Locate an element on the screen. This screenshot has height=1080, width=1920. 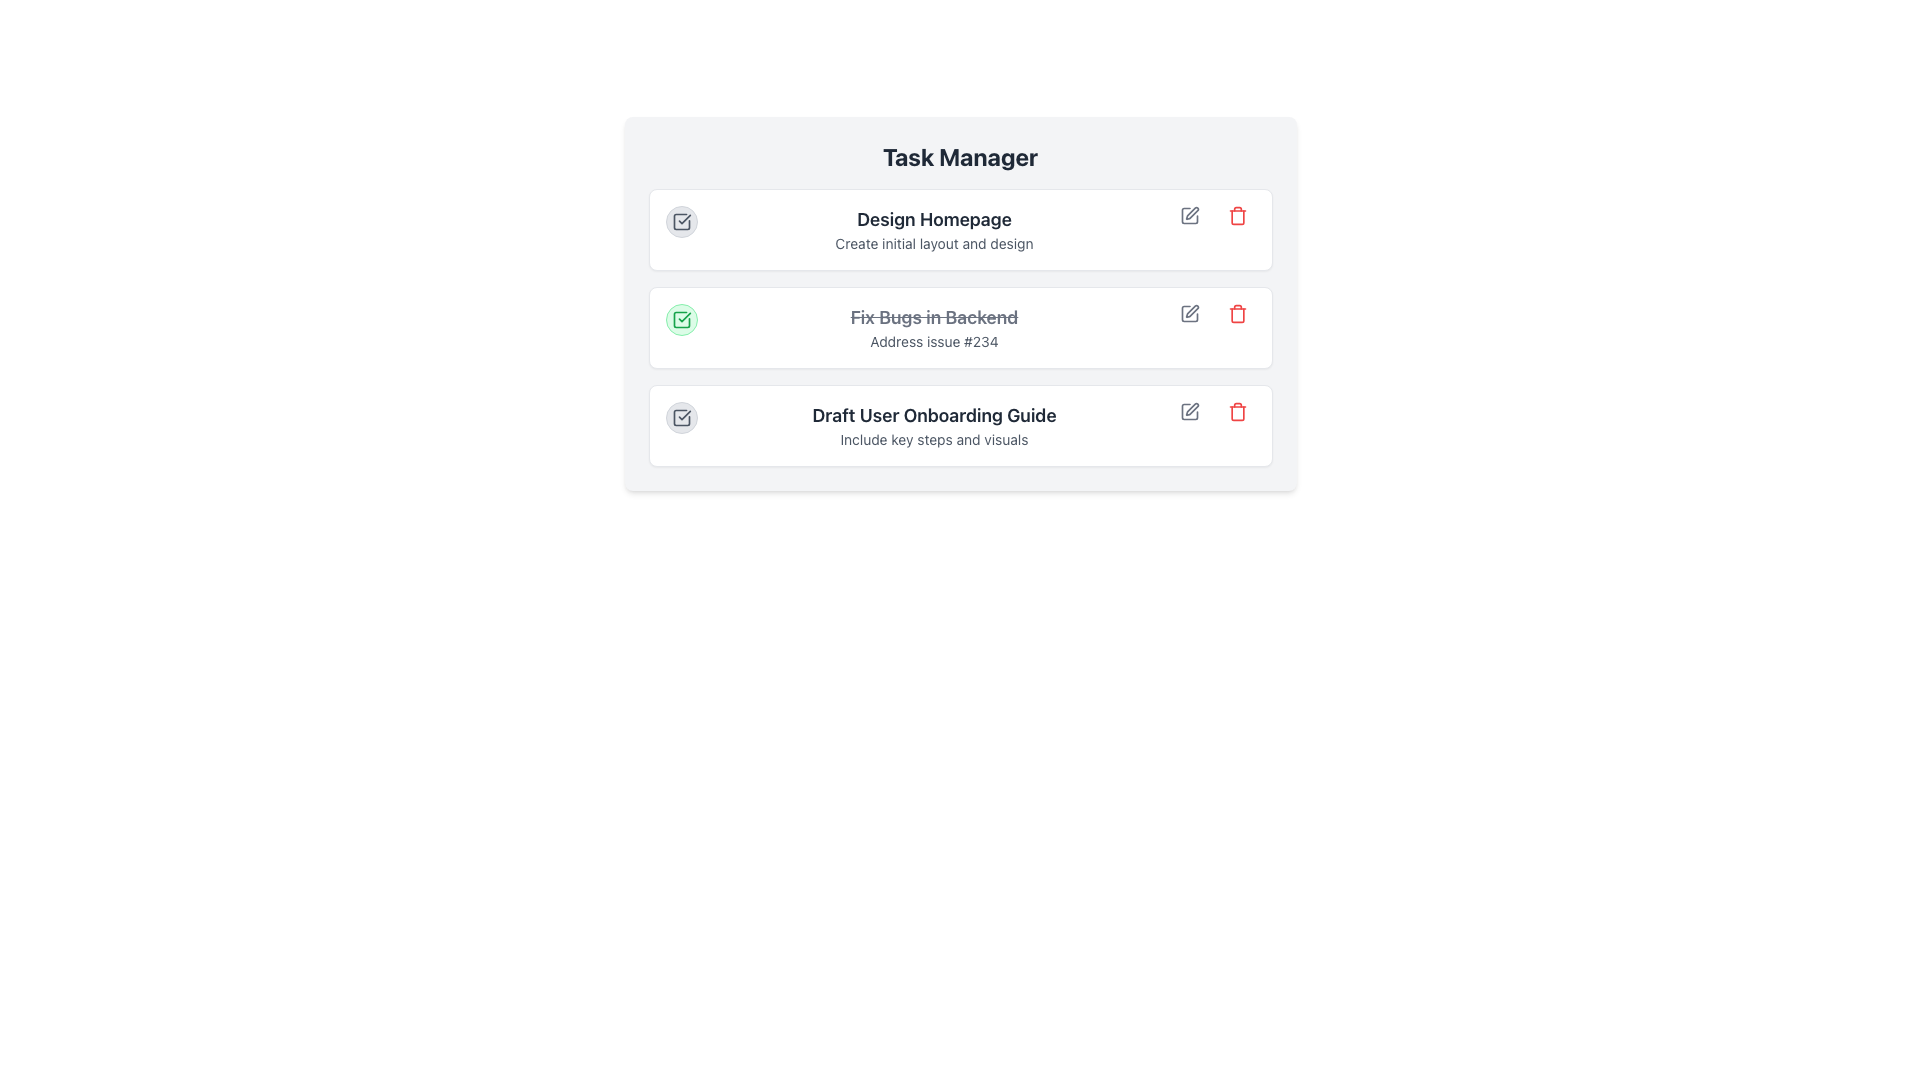
the red trash icon on the right side of the 'Fix Bugs in Backend' task card is located at coordinates (1236, 313).